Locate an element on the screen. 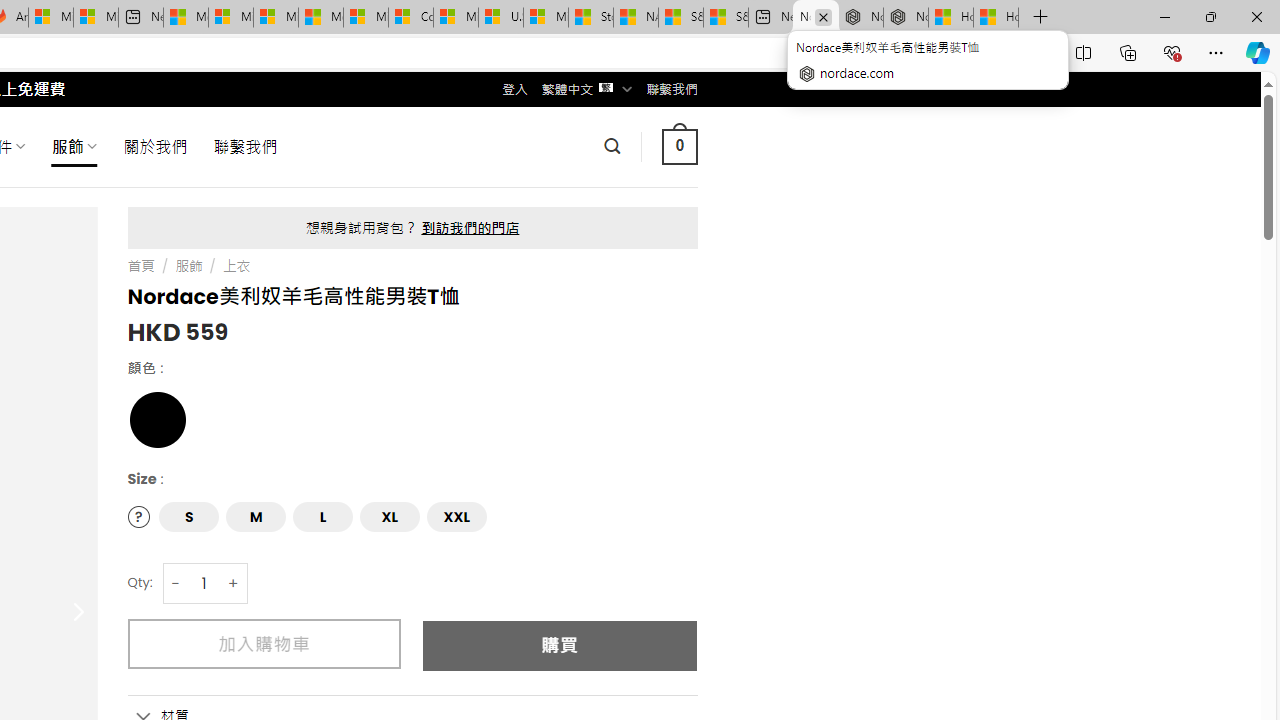 The image size is (1280, 720). '+' is located at coordinates (234, 583).